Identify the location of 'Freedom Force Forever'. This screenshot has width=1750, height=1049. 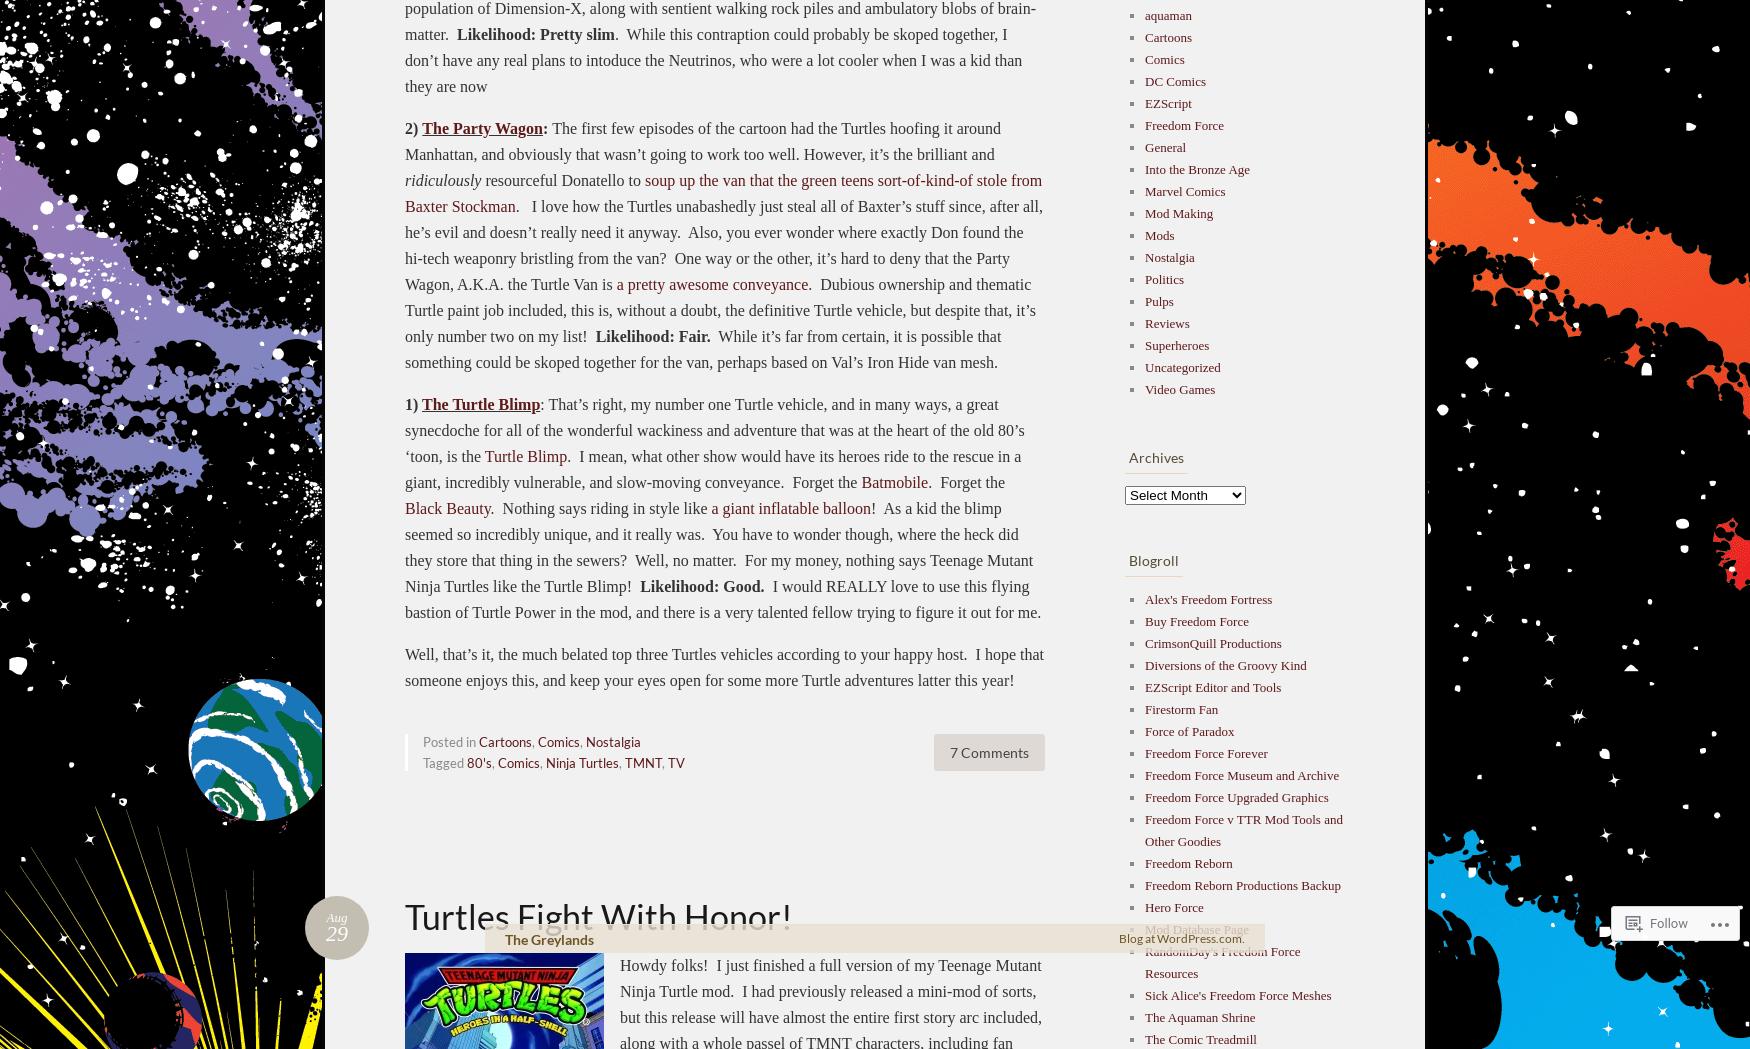
(1205, 751).